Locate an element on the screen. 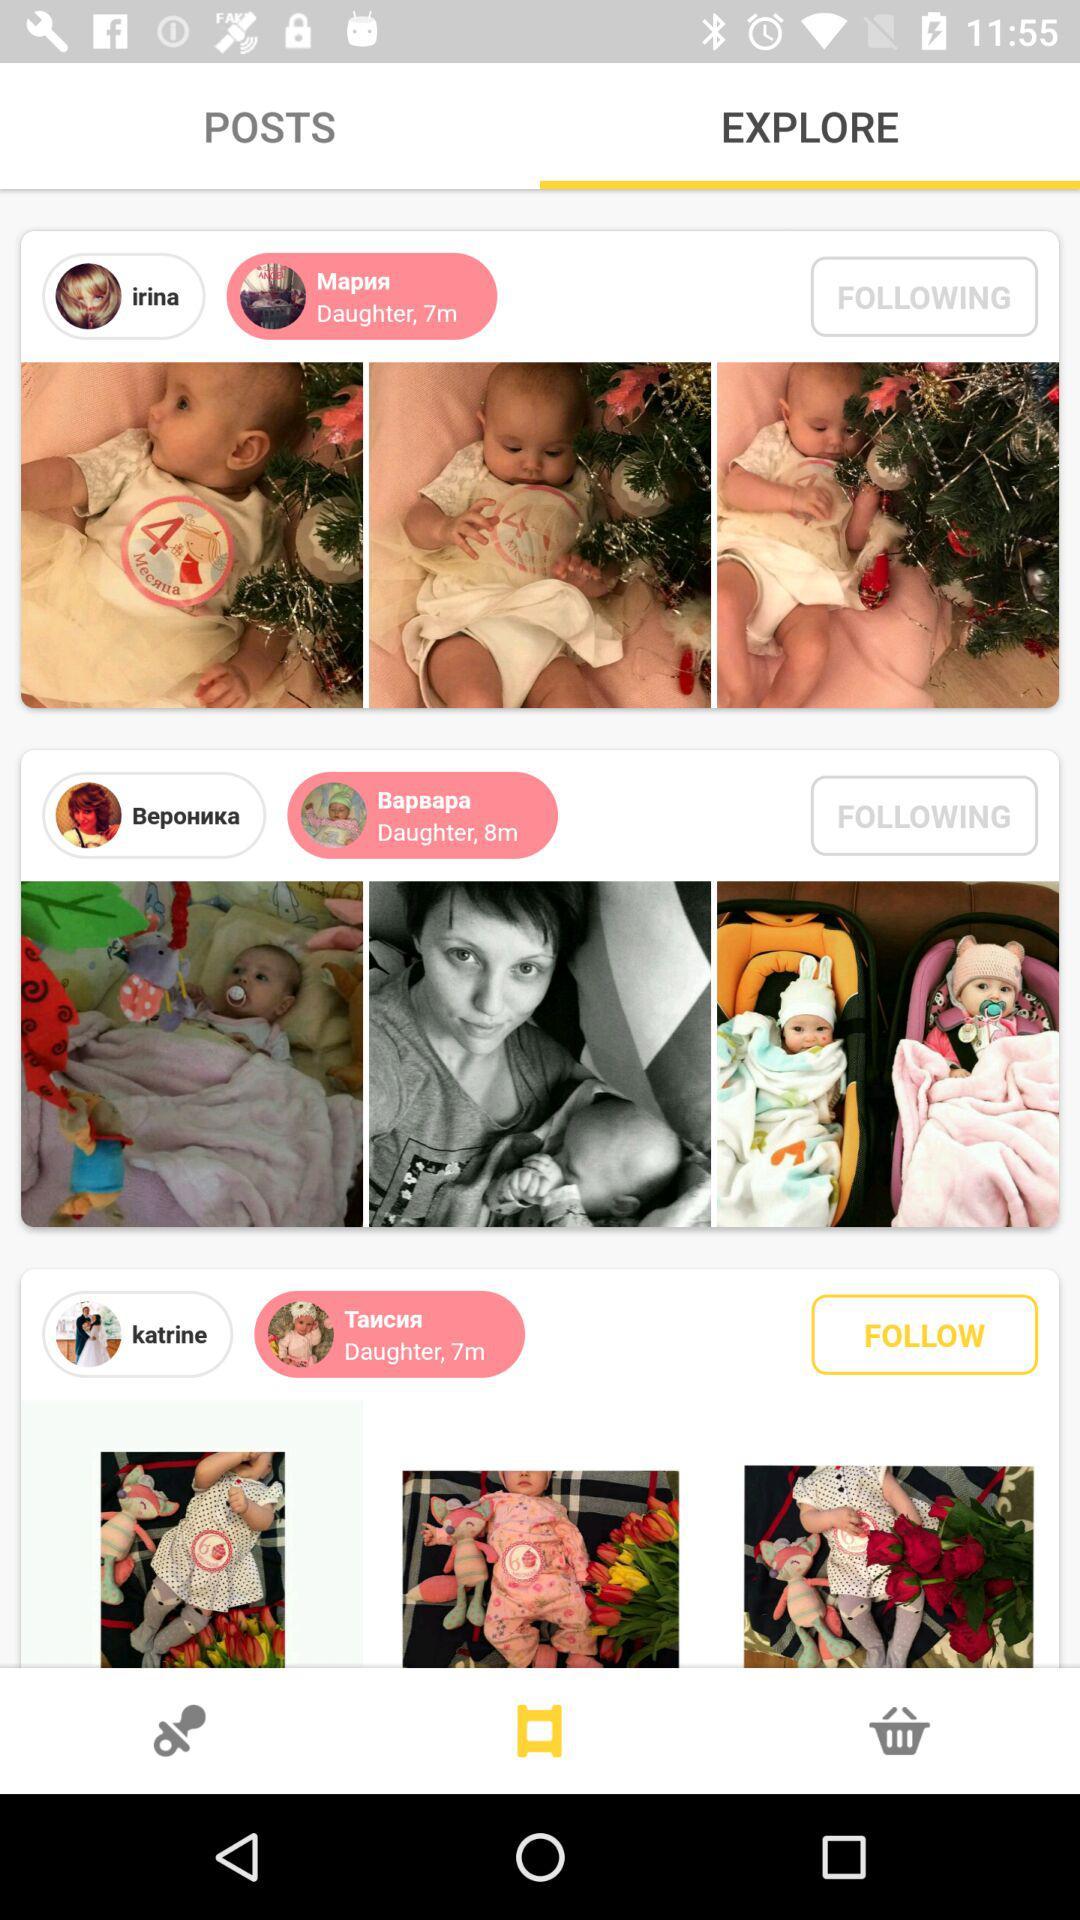  because back devicer is located at coordinates (540, 1730).